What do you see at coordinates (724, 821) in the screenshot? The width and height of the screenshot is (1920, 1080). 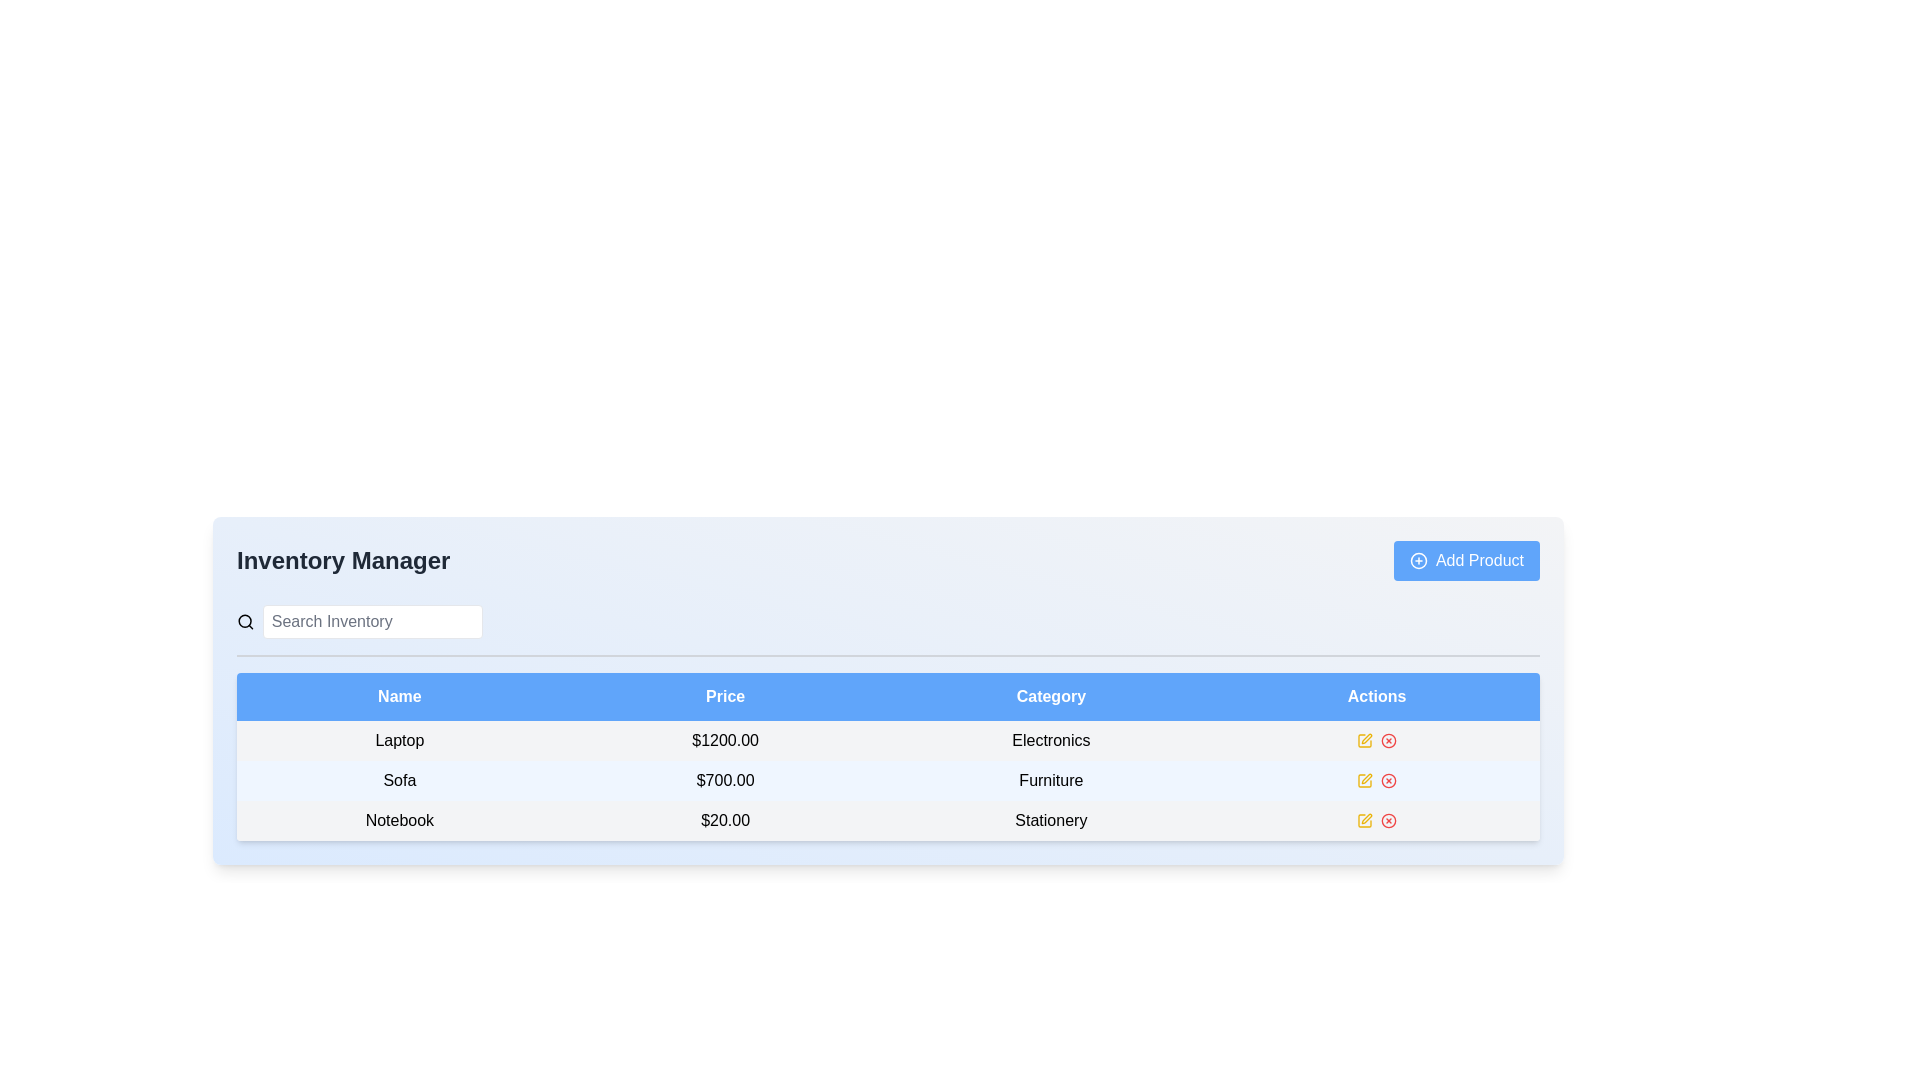 I see `the price label displaying '$20.00', which is formatted in black text on a light gray background, located in the 'Price' column of the product details table for 'Notebook'` at bounding box center [724, 821].